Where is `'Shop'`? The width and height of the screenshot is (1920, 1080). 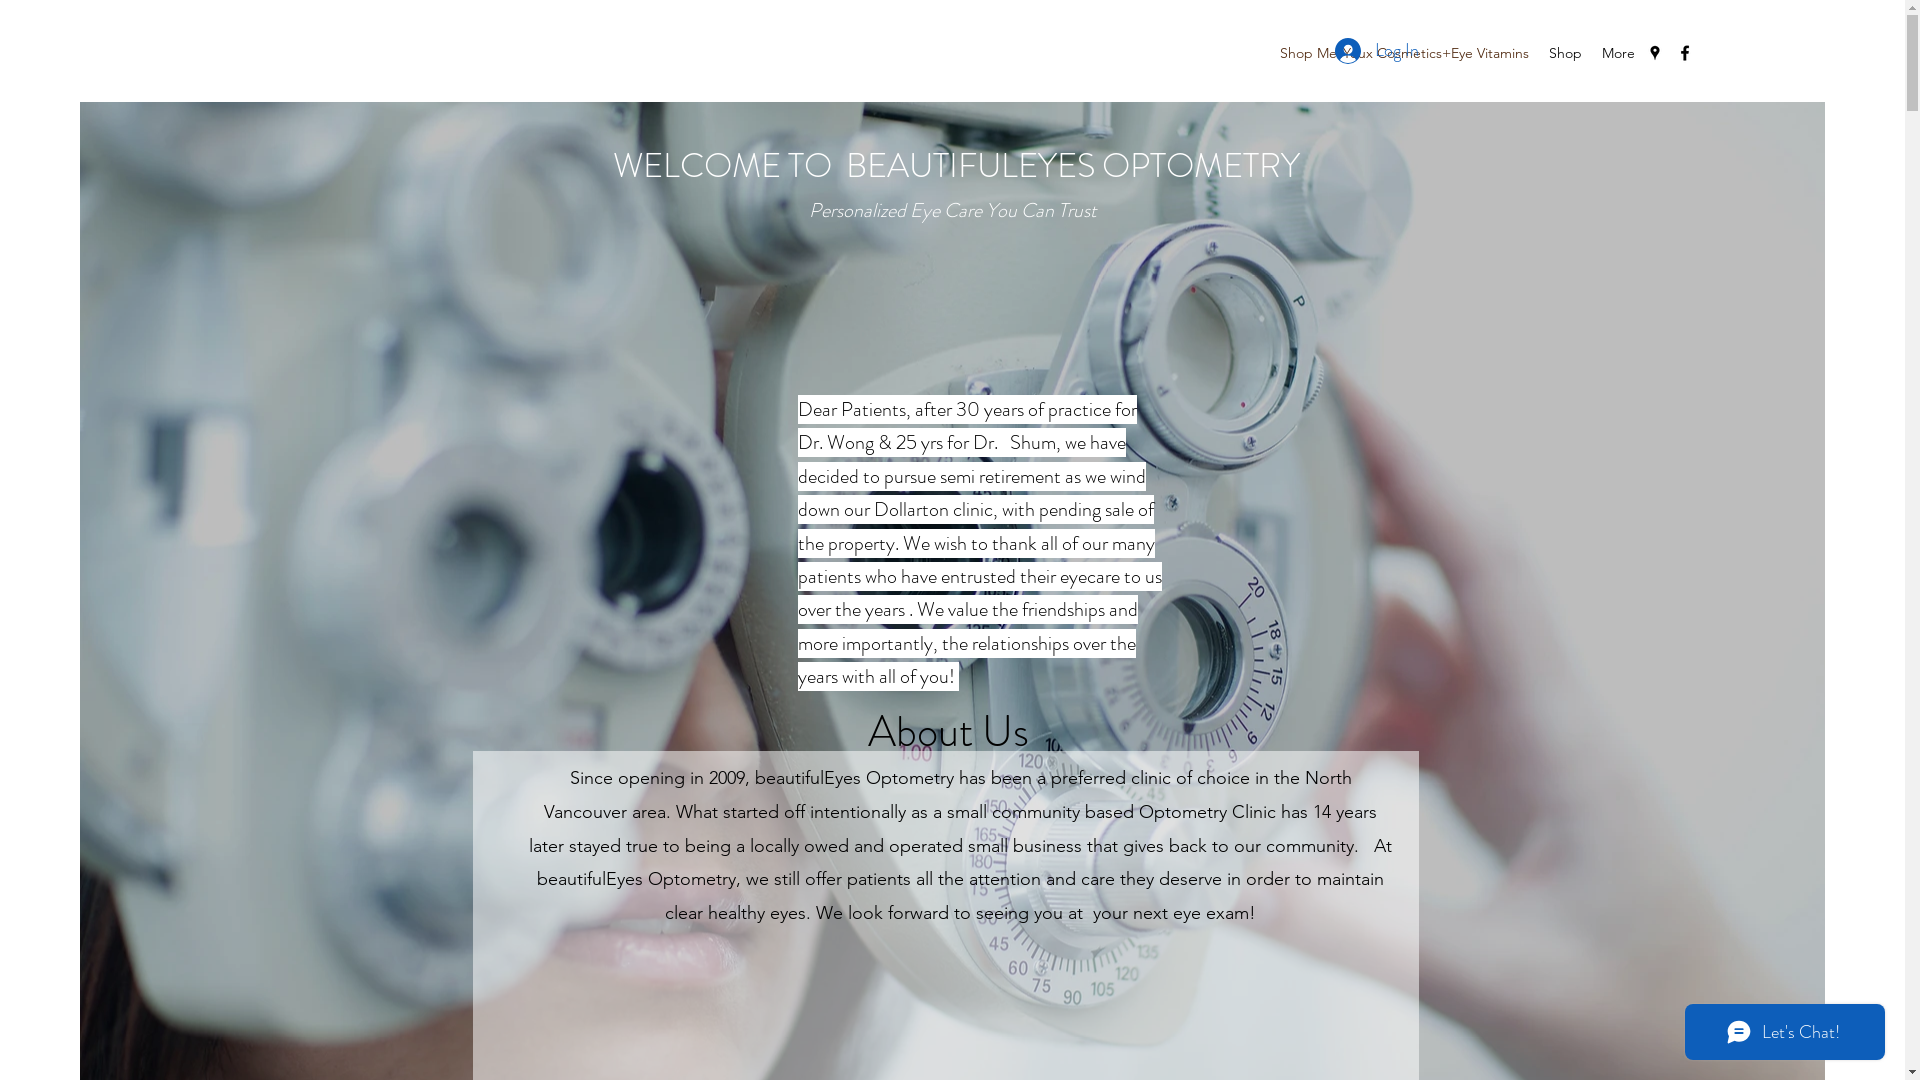 'Shop' is located at coordinates (1564, 52).